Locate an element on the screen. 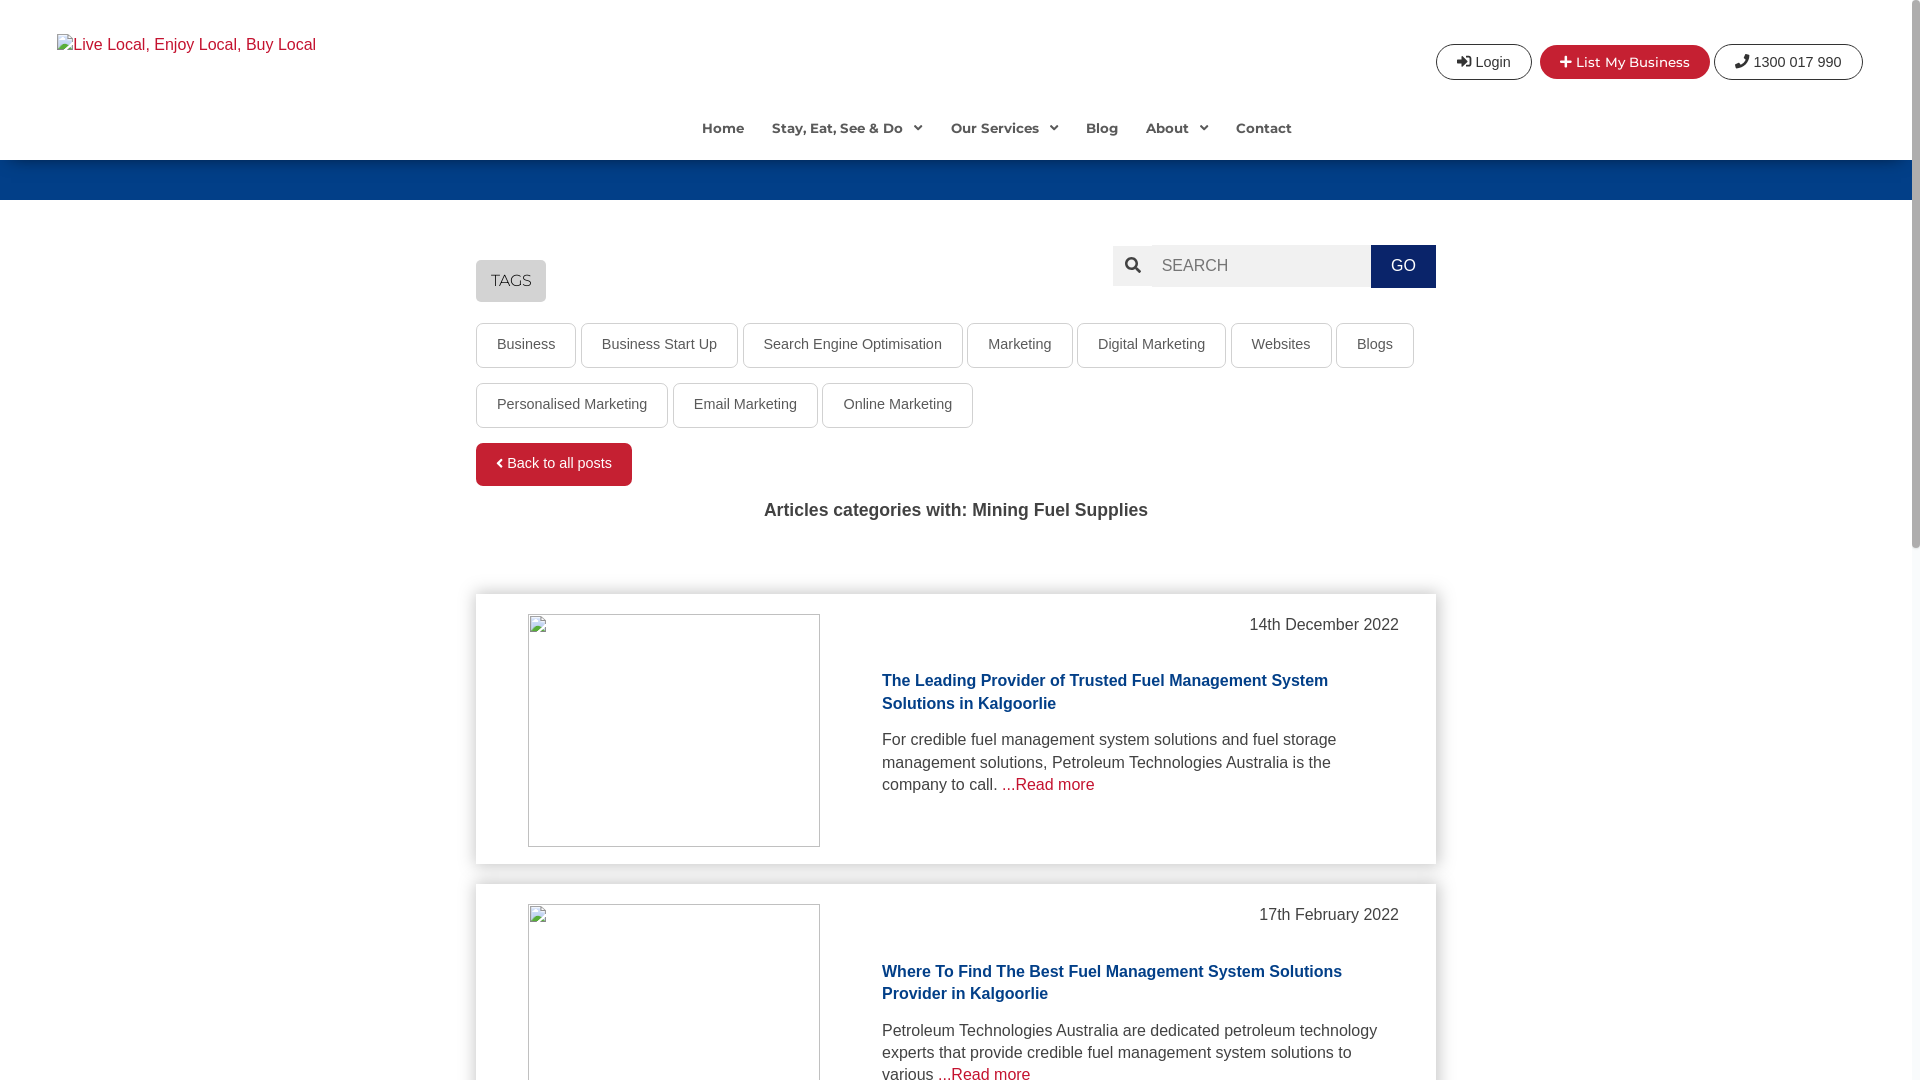  'Stay, Eat, See & Do' is located at coordinates (846, 141).